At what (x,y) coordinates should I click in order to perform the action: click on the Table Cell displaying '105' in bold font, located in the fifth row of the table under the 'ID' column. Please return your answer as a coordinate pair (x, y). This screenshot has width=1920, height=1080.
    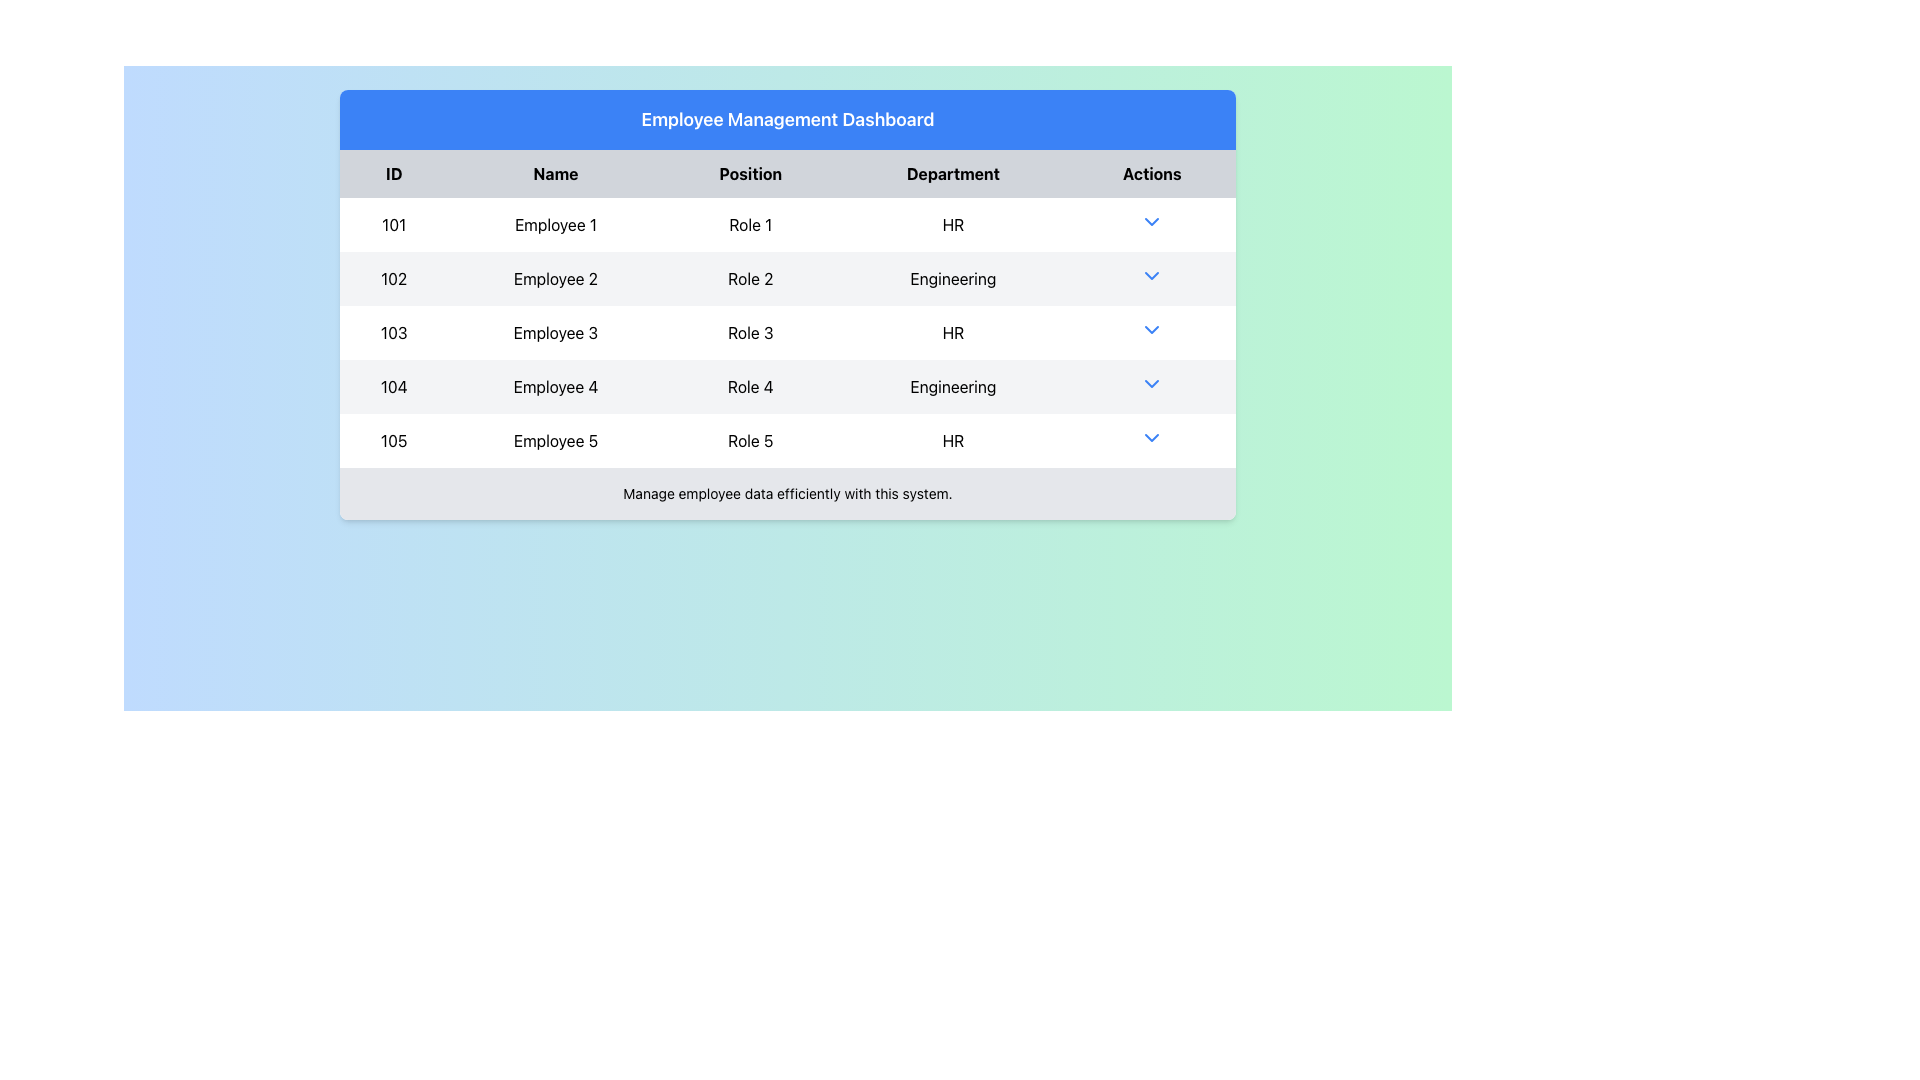
    Looking at the image, I should click on (394, 439).